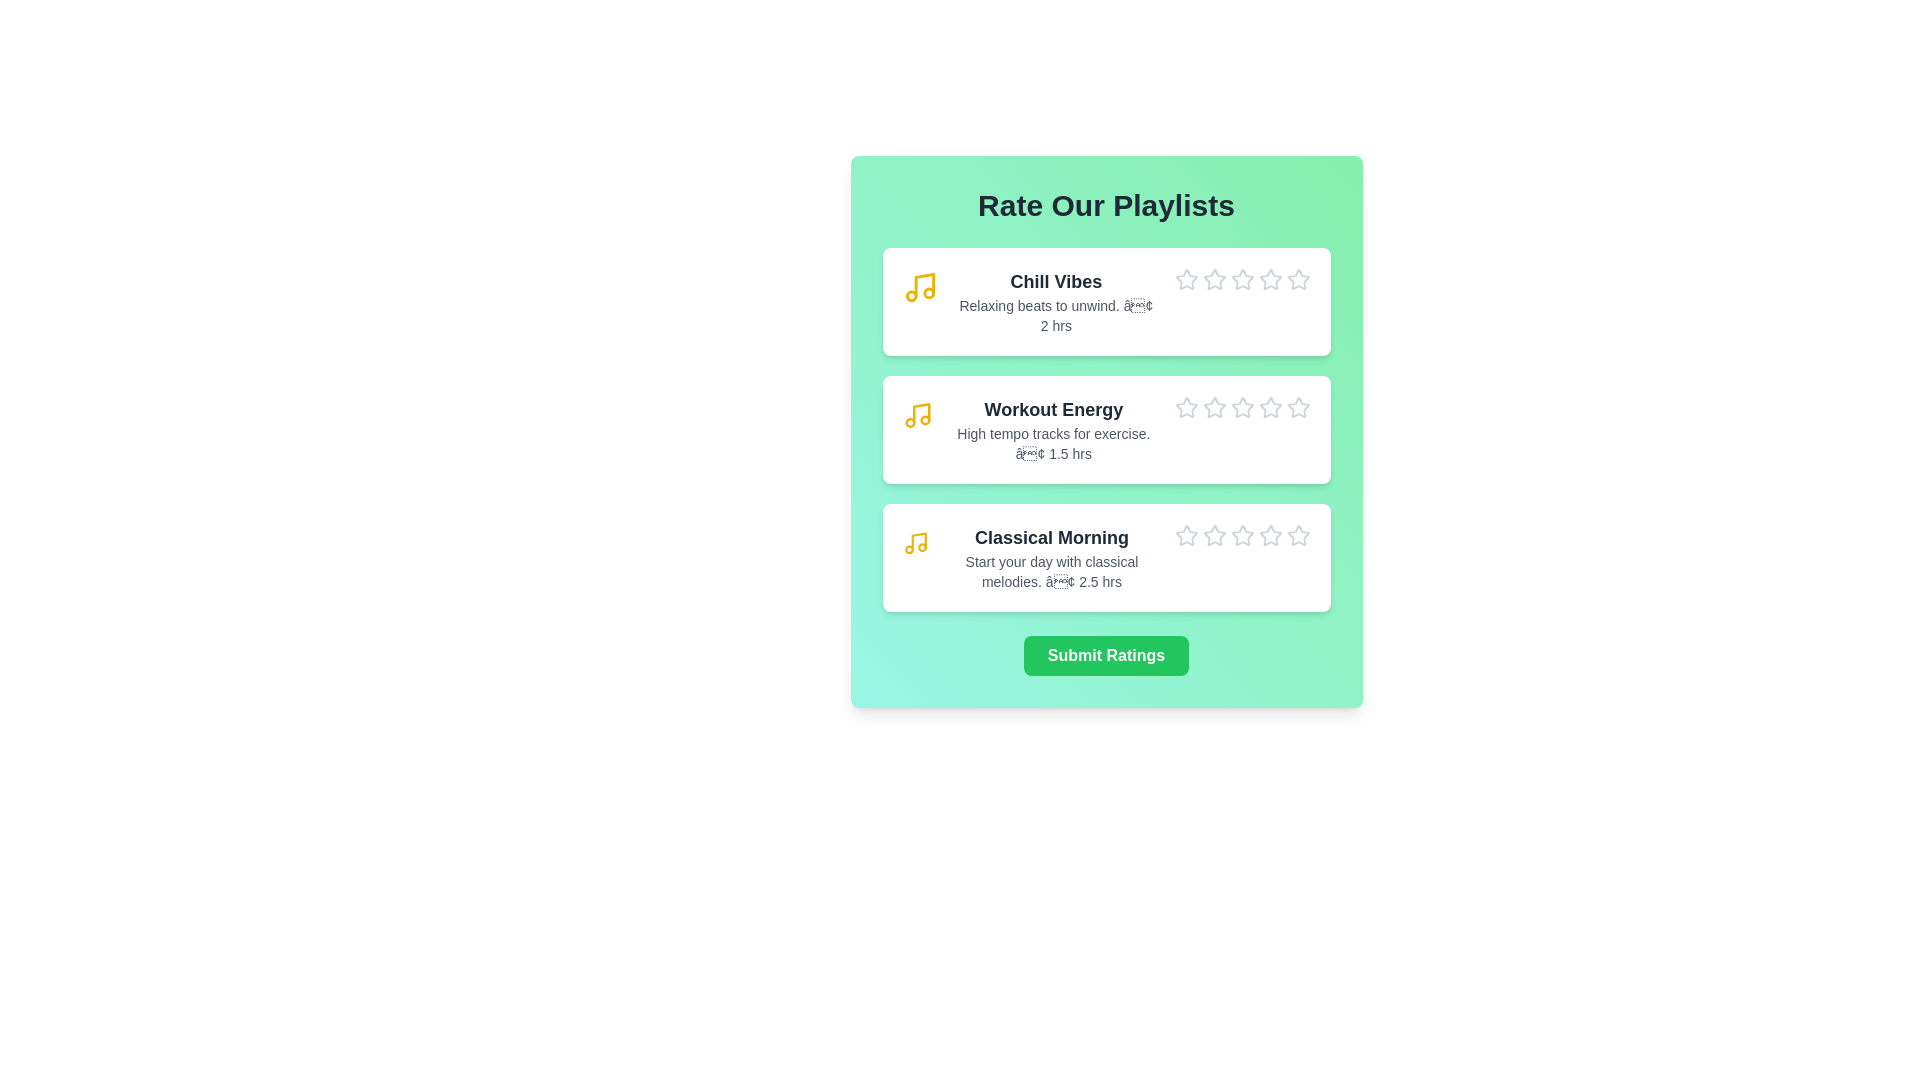 This screenshot has width=1920, height=1080. I want to click on the star icon corresponding to 1 stars for the playlist Classical Morning, so click(1174, 523).